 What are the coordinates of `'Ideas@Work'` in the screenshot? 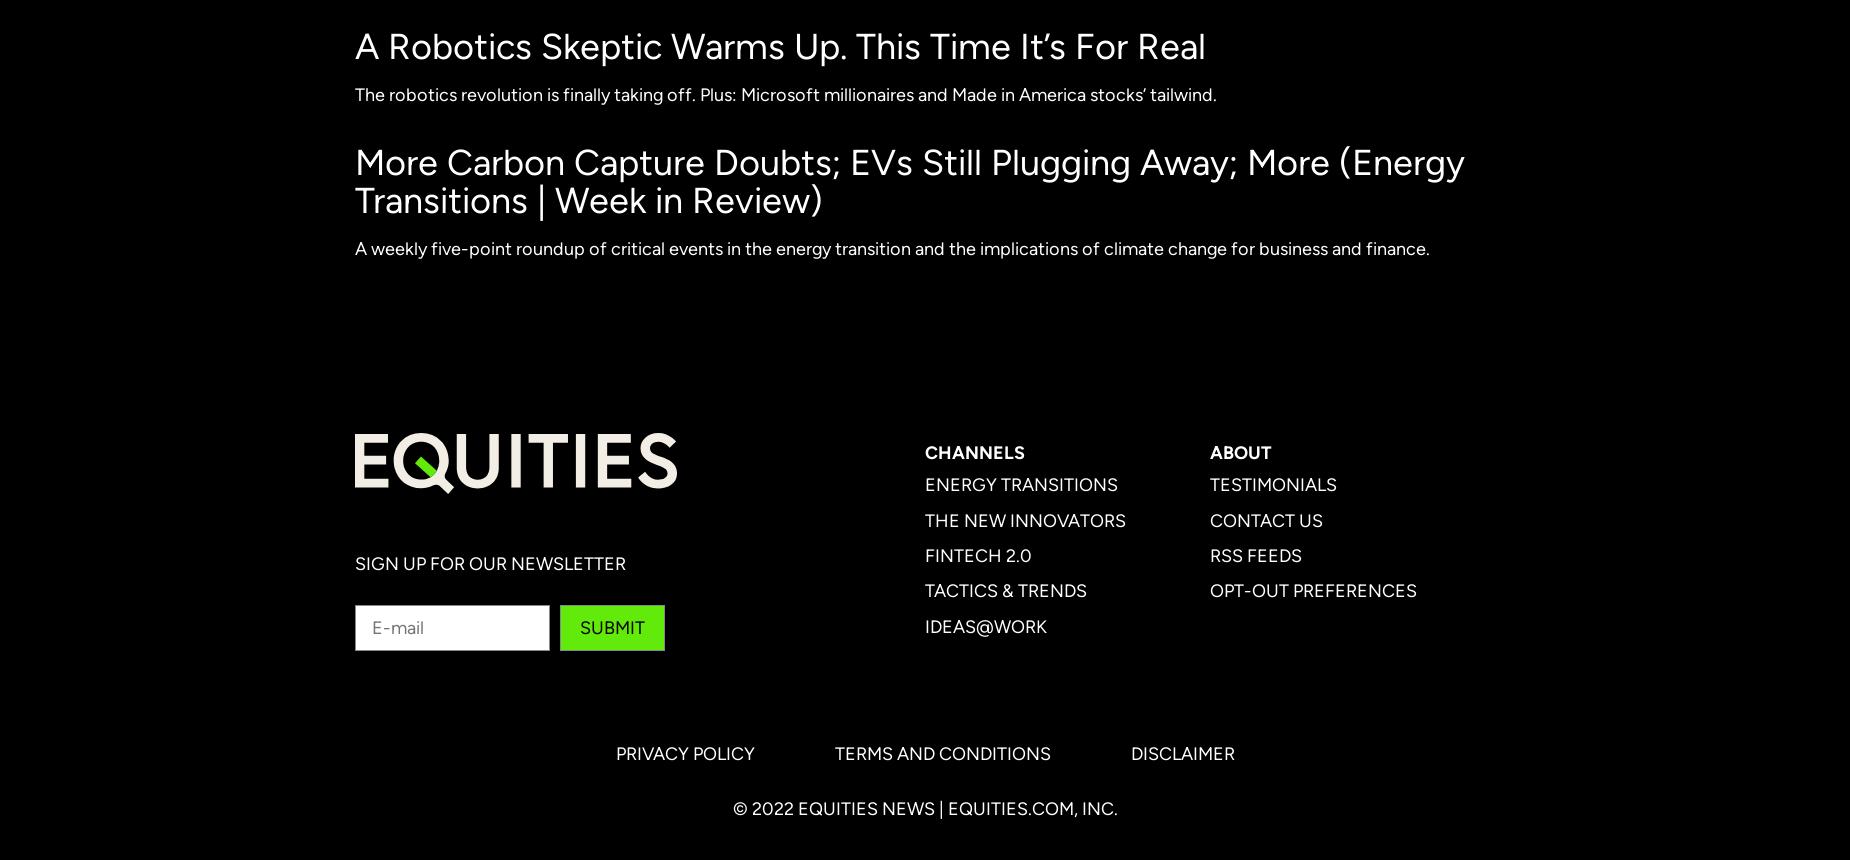 It's located at (985, 624).